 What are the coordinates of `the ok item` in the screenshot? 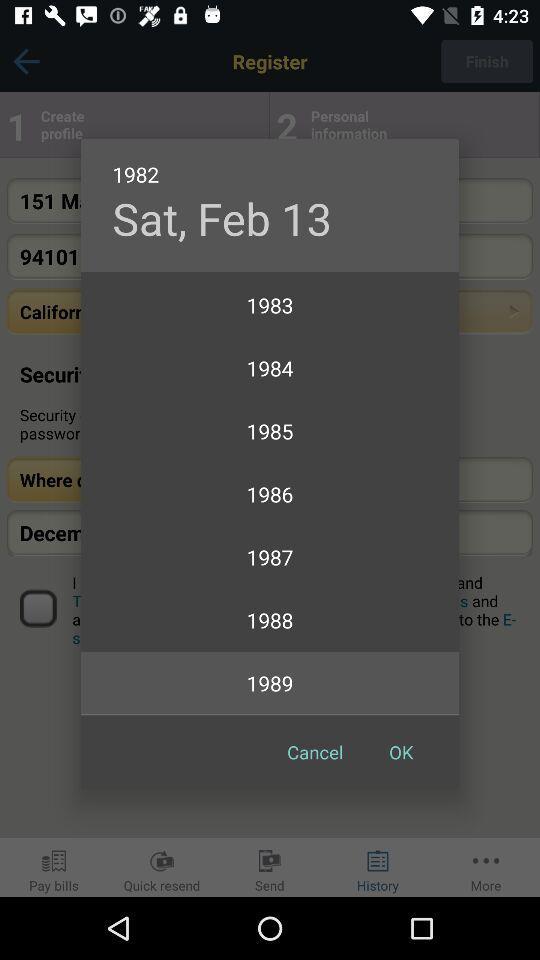 It's located at (401, 751).